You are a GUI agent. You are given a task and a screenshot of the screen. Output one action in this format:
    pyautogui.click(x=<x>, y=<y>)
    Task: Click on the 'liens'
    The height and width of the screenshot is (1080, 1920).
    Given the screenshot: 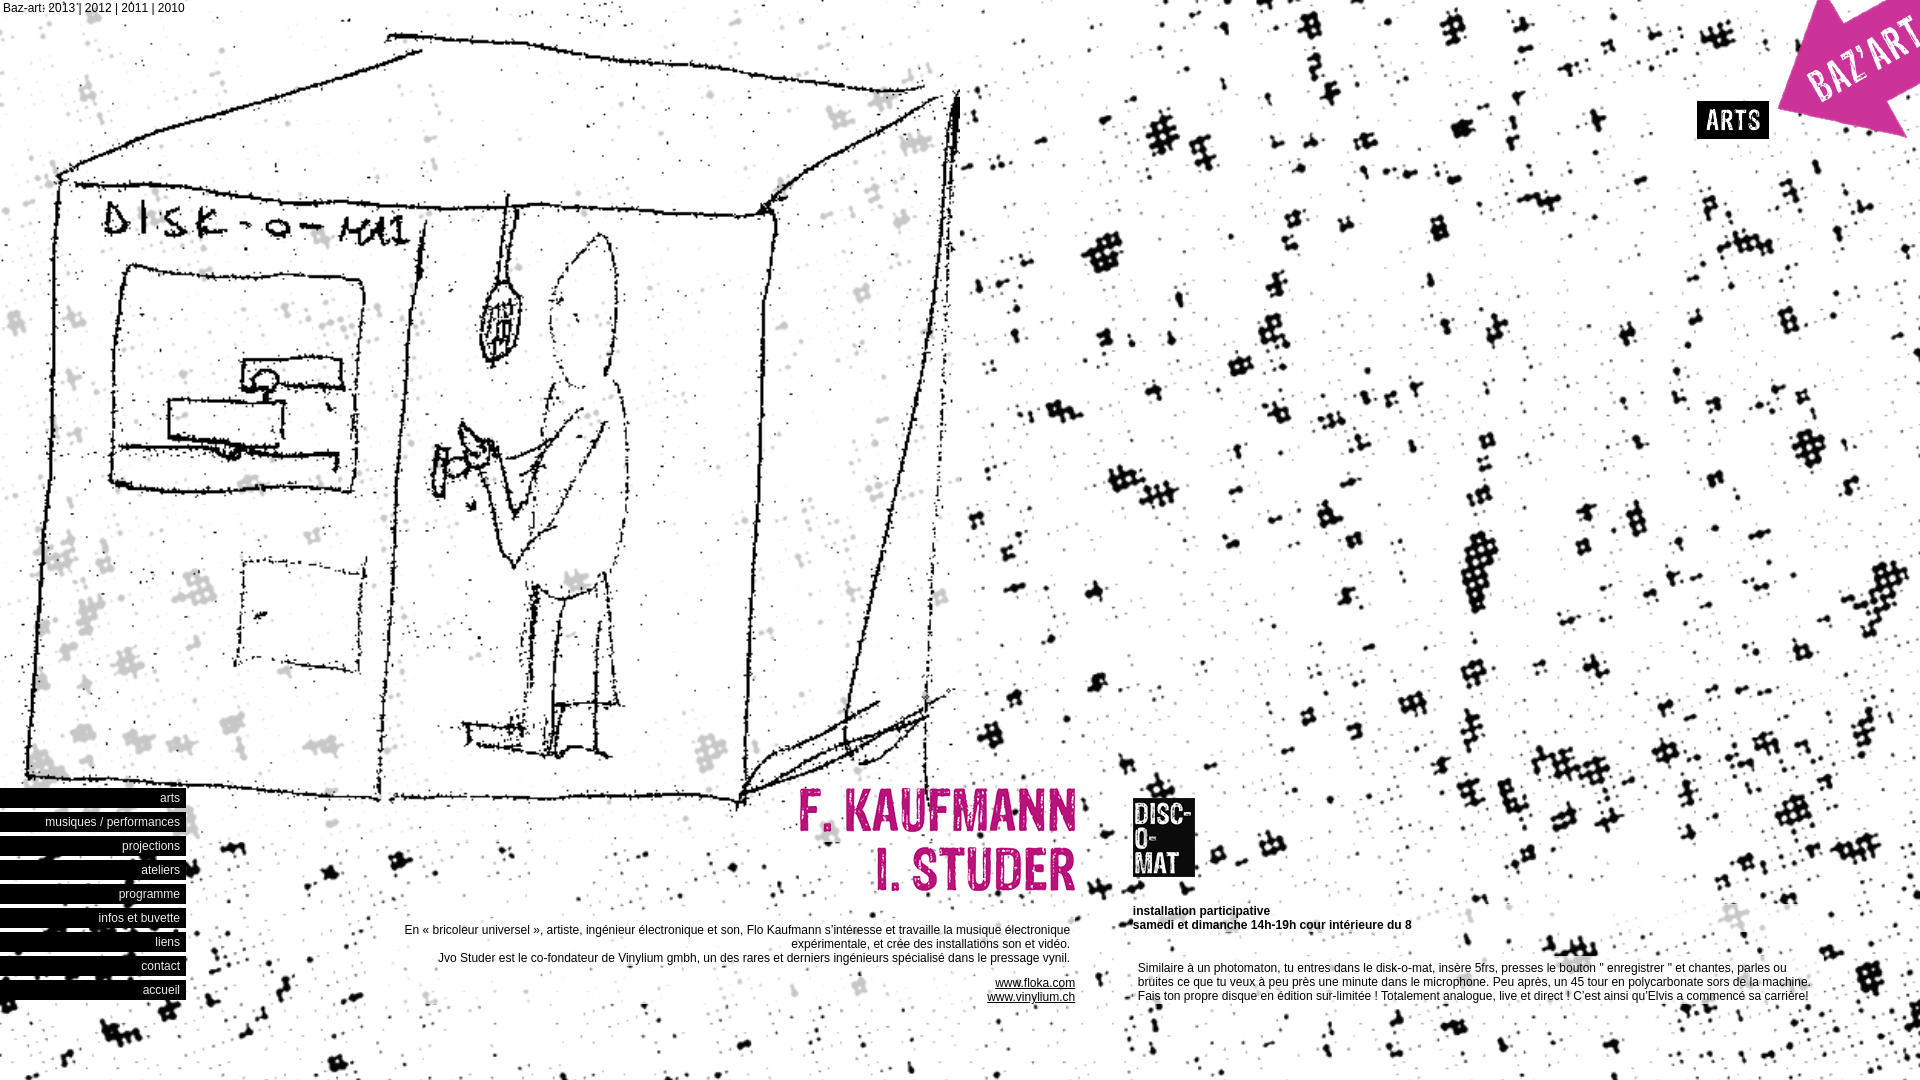 What is the action you would take?
    pyautogui.click(x=0, y=941)
    